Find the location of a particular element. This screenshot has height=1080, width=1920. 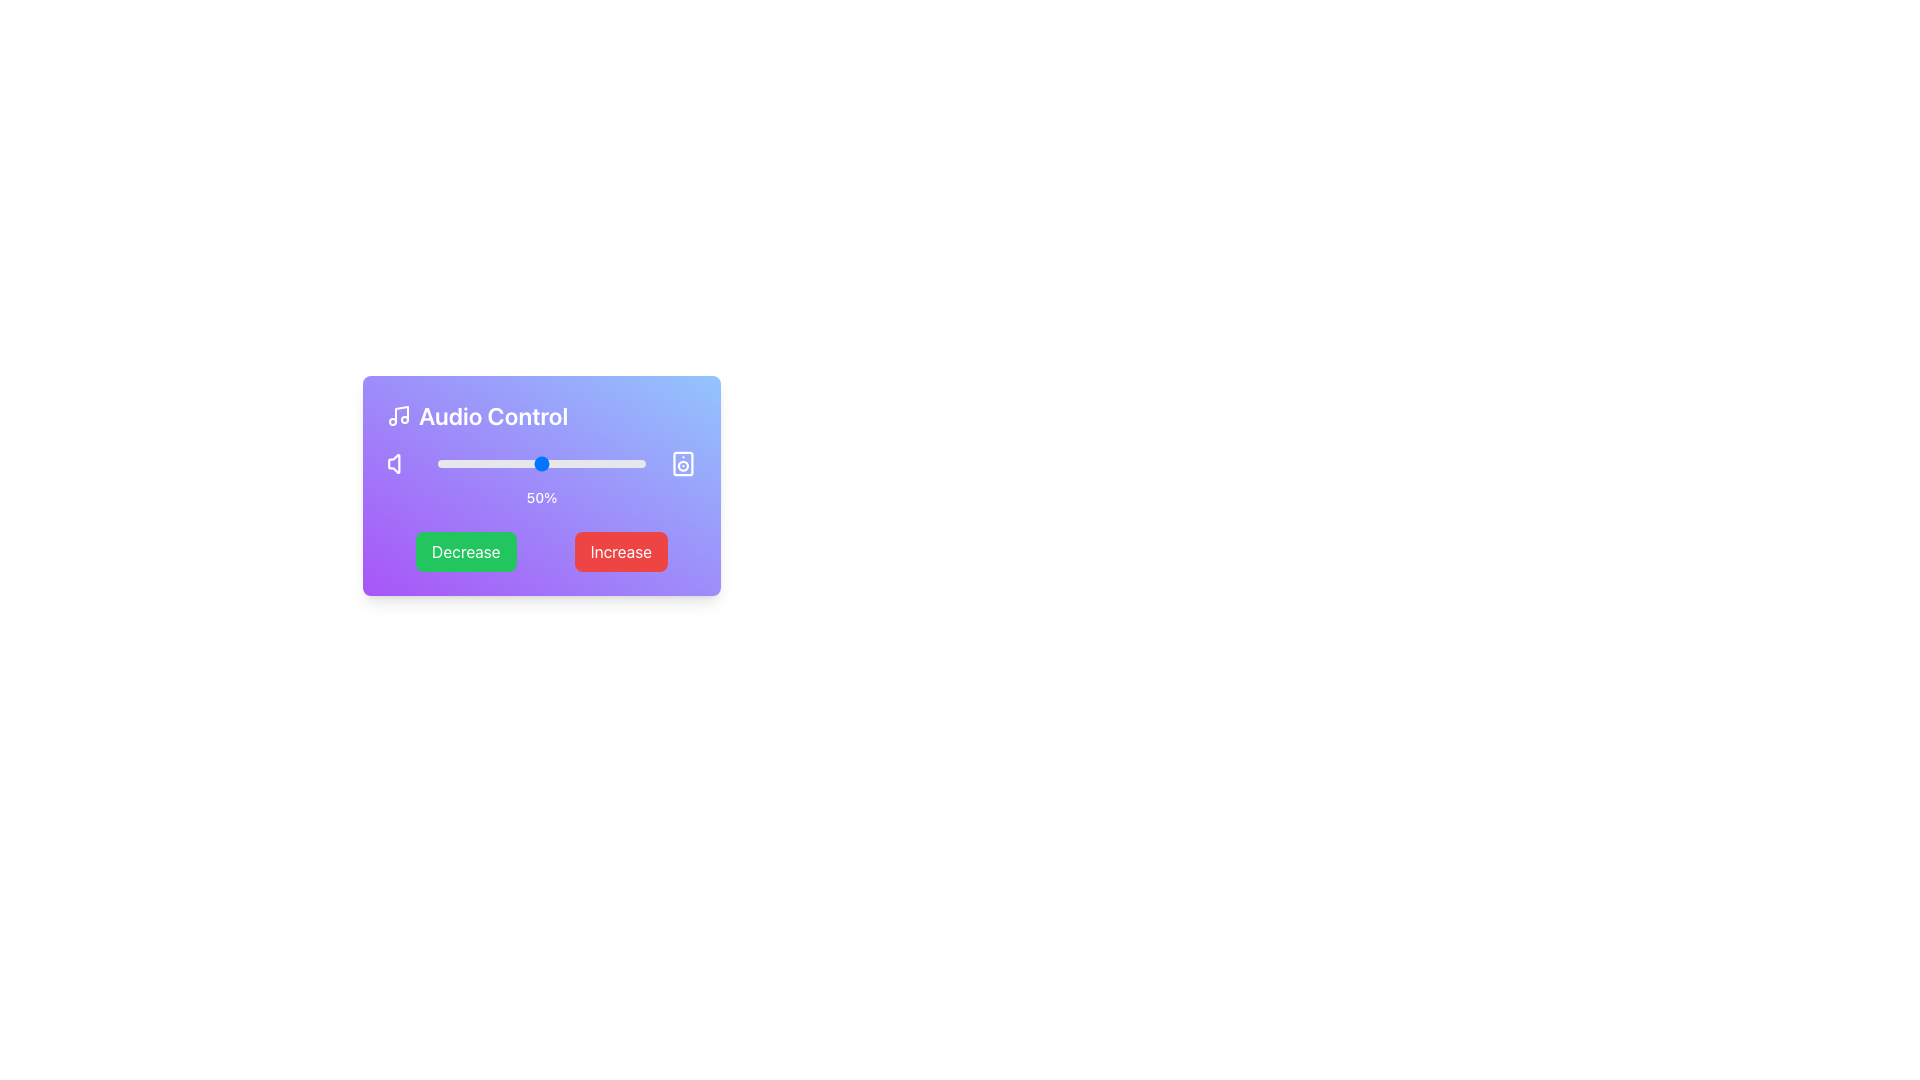

the slider is located at coordinates (485, 463).